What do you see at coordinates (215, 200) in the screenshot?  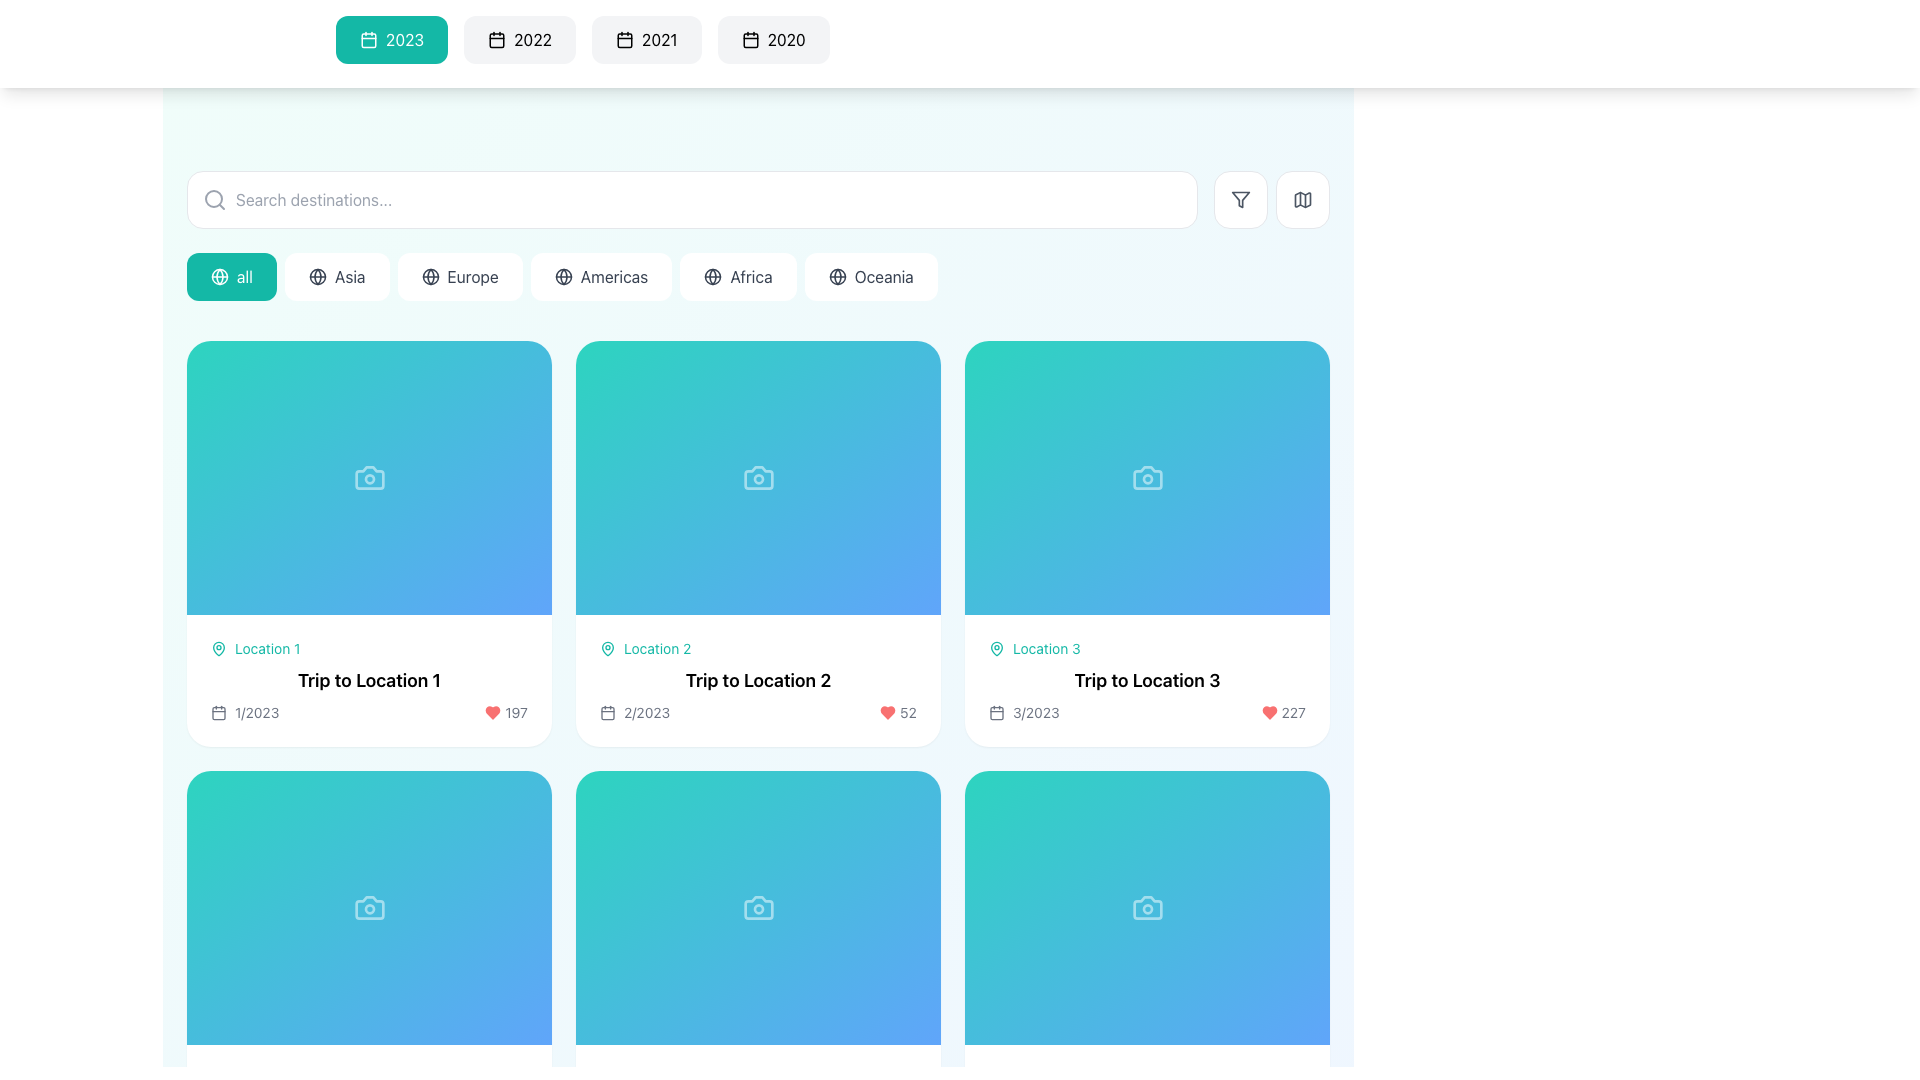 I see `the gray search icon featuring a magnifying glass graphic, which is positioned on the left side of the search bar` at bounding box center [215, 200].